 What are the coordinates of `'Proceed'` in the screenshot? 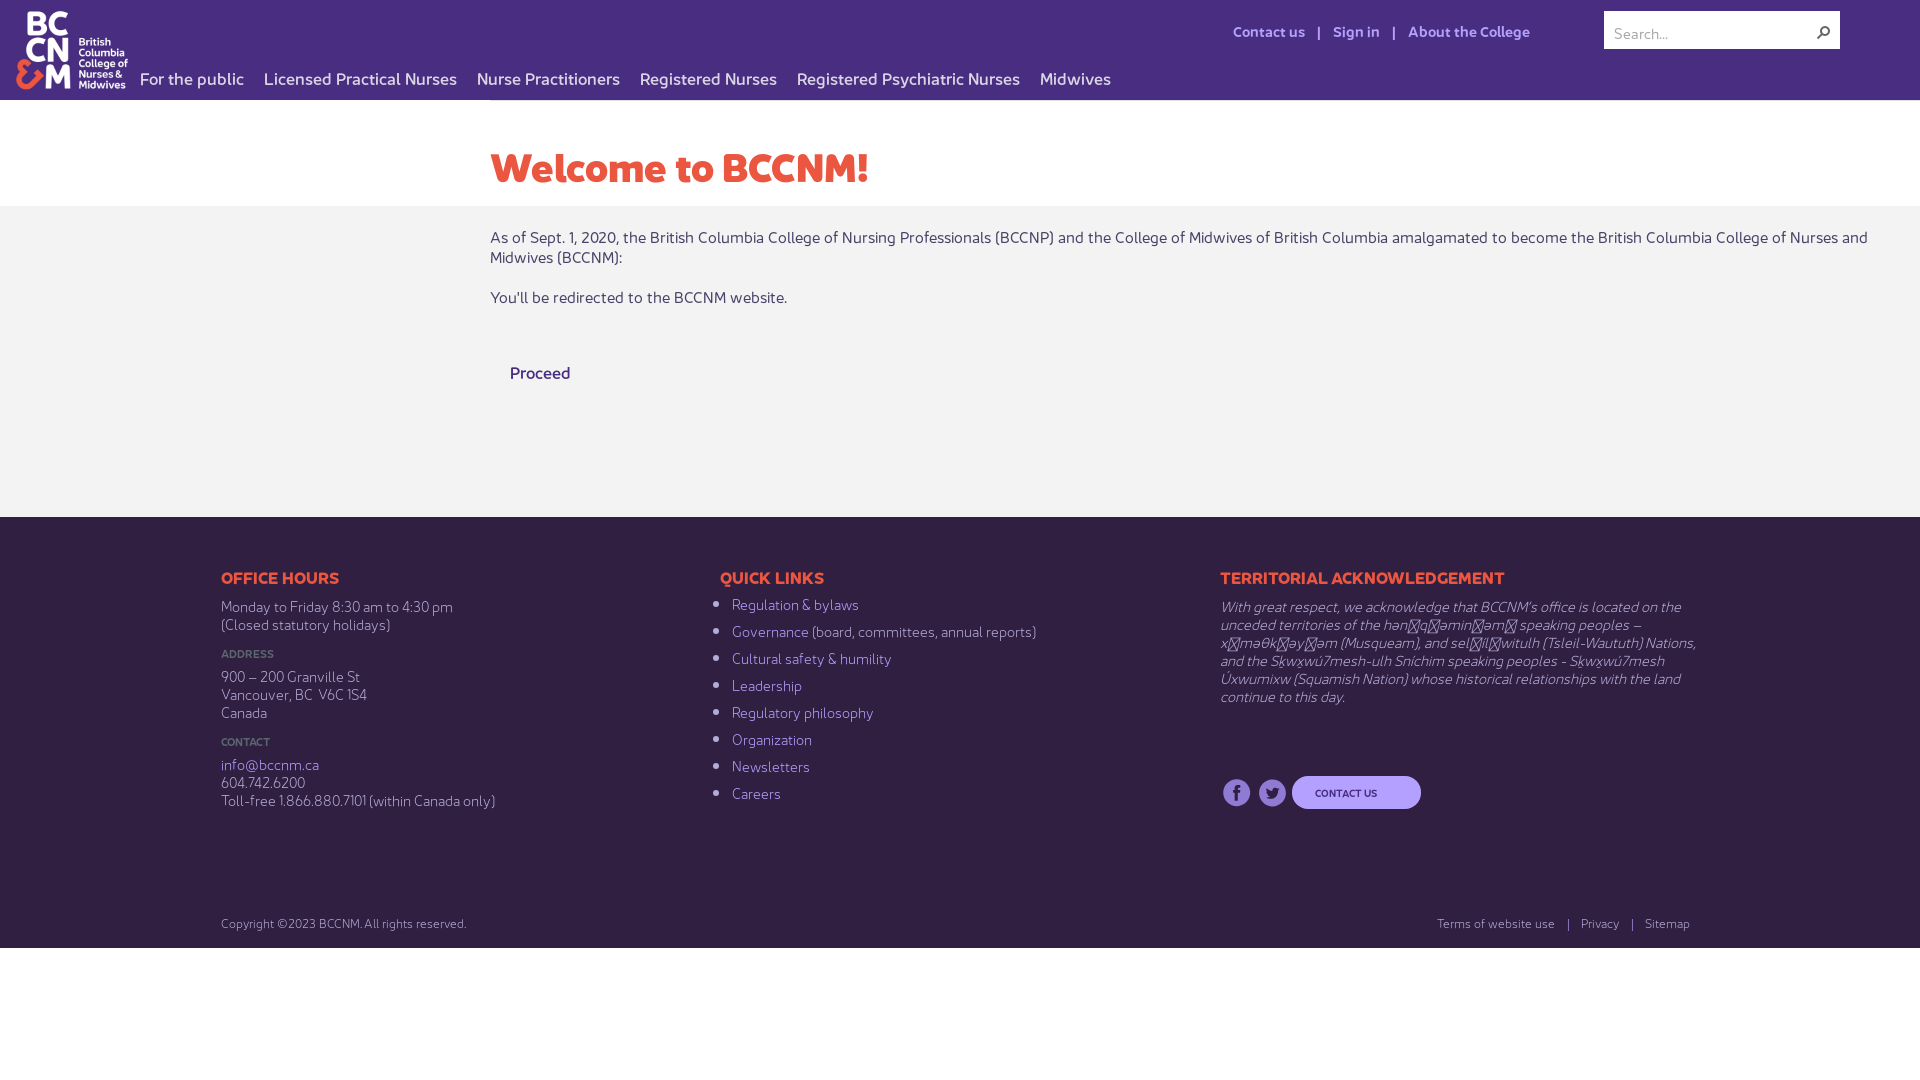 It's located at (542, 371).